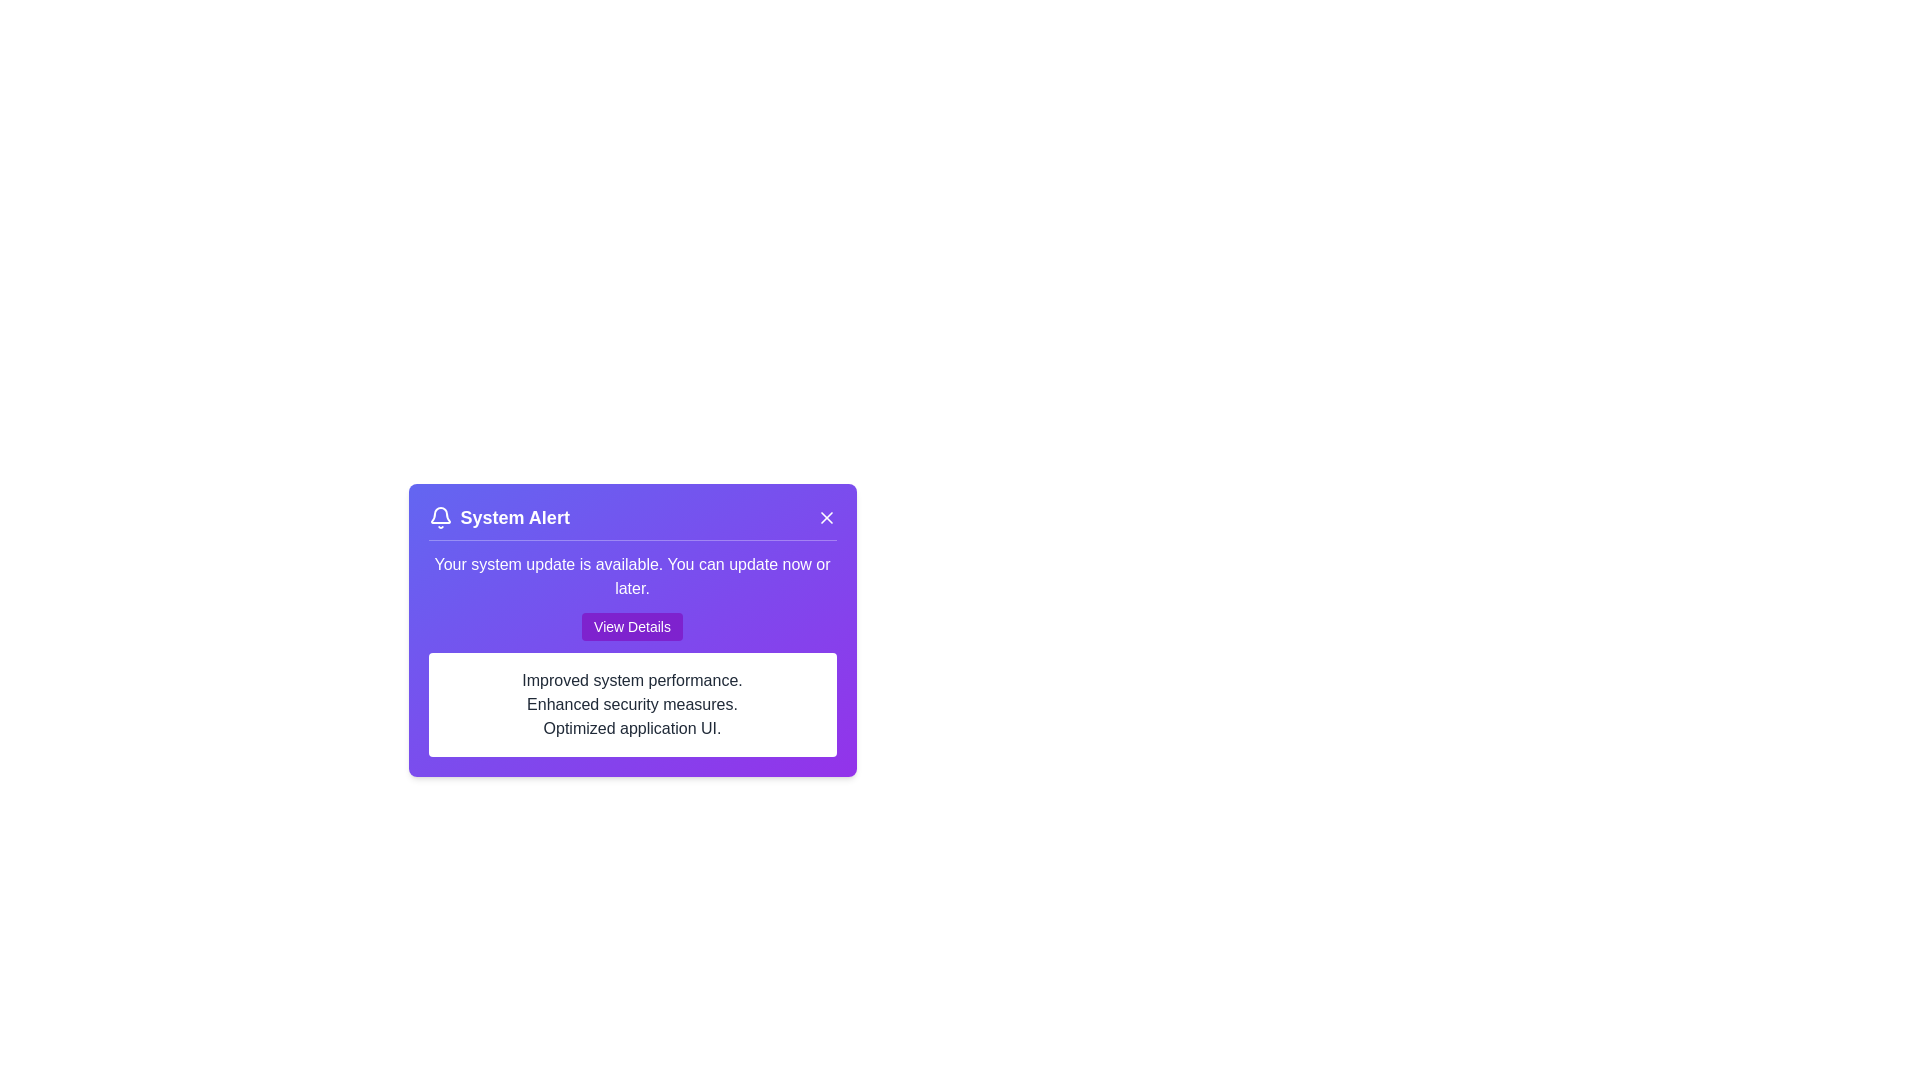  Describe the element at coordinates (631, 626) in the screenshot. I see `'View Details' button to toggle the visibility of the details section` at that location.